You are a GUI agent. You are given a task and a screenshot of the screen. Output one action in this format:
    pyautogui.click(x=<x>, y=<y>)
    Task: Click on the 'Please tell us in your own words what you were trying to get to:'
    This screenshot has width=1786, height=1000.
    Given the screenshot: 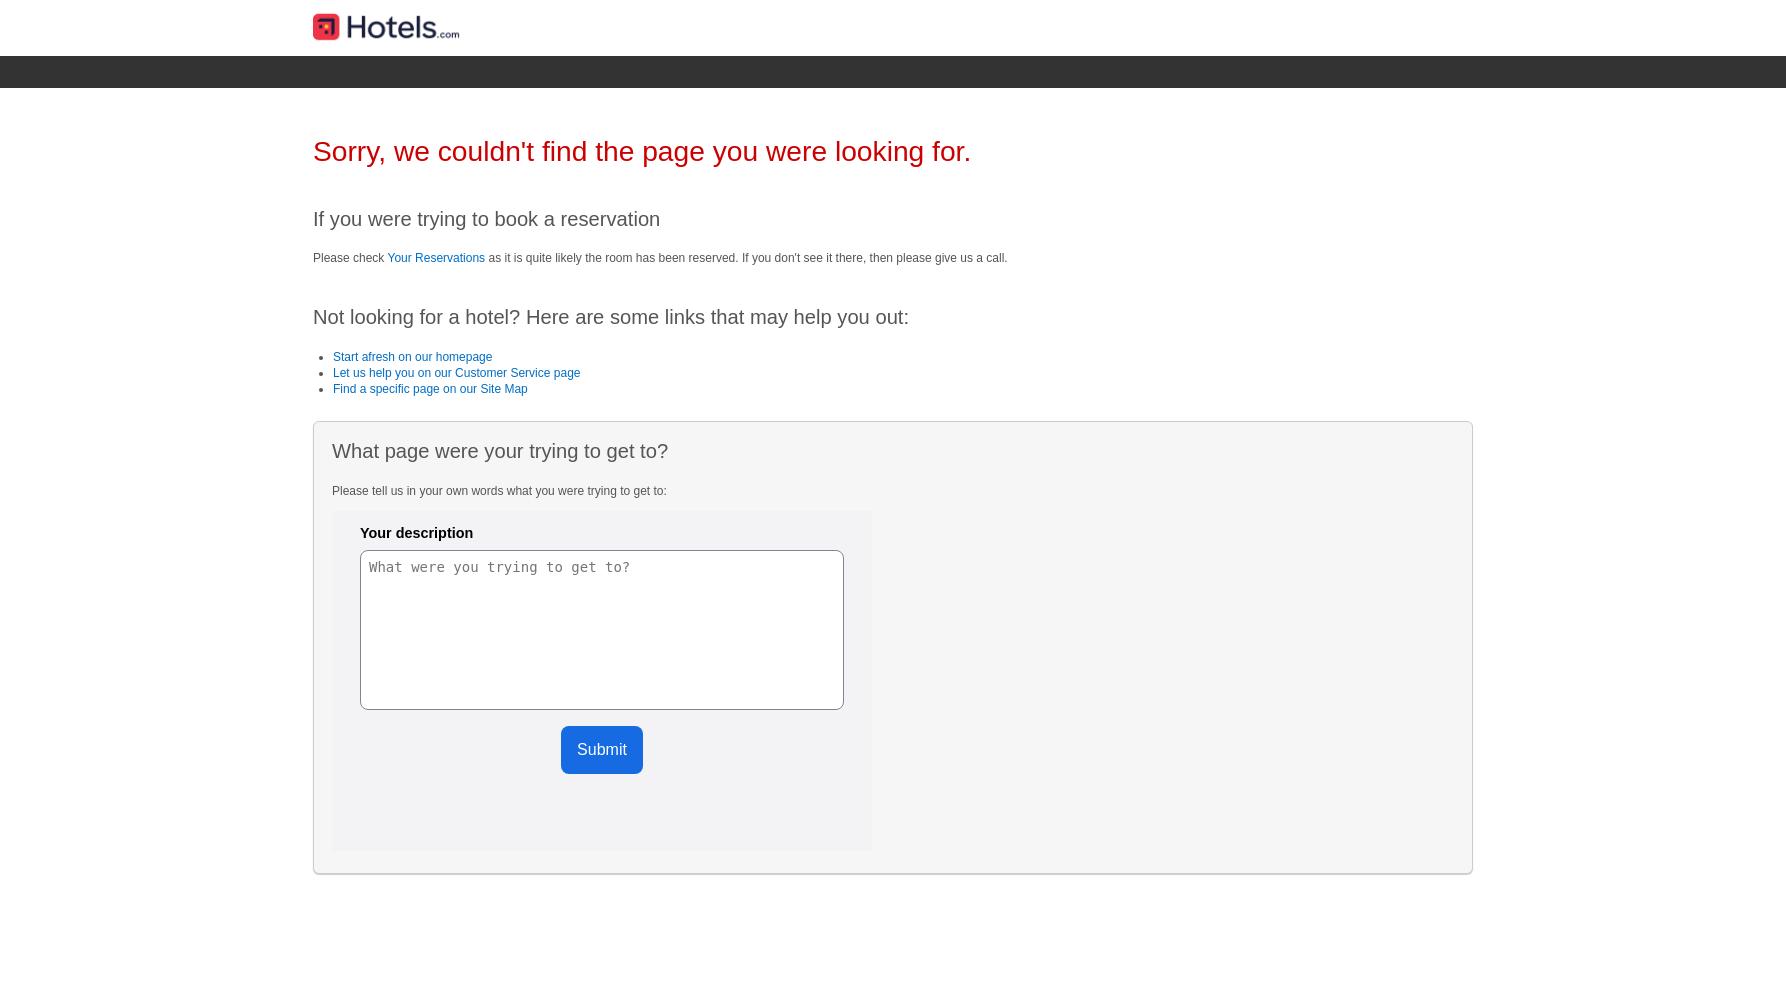 What is the action you would take?
    pyautogui.click(x=498, y=489)
    